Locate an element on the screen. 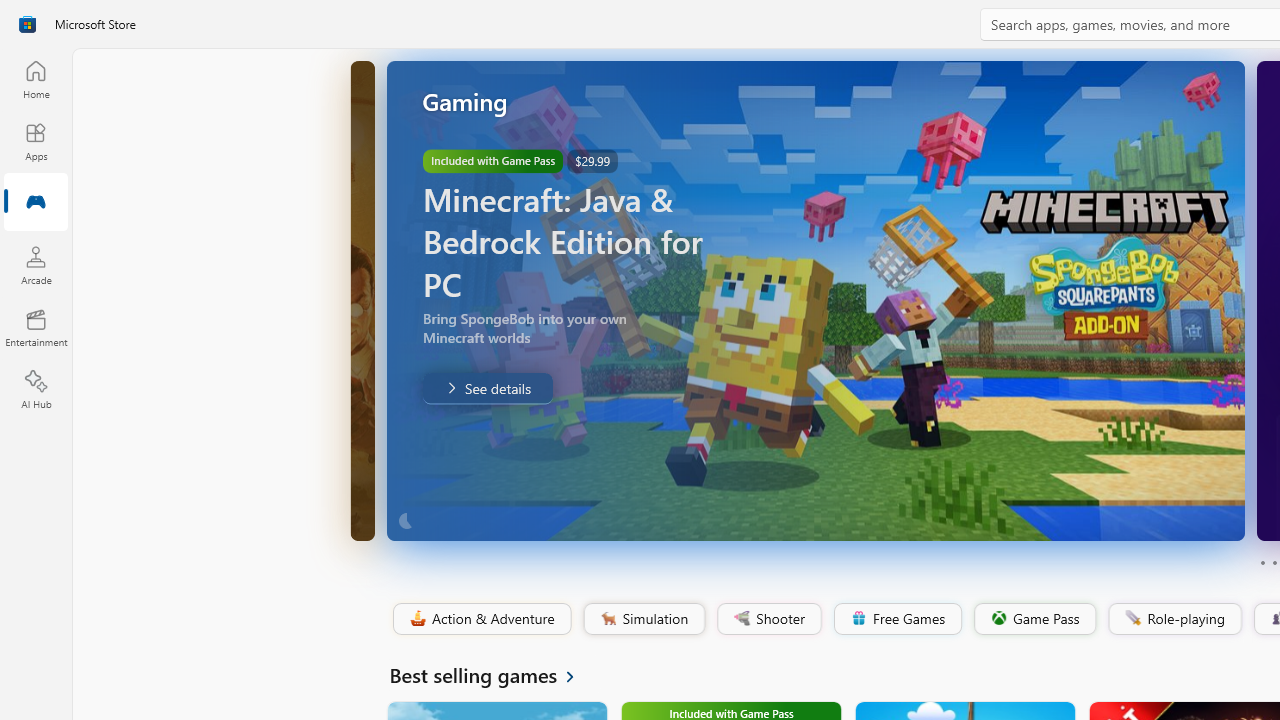 This screenshot has height=720, width=1280. 'Game Pass' is located at coordinates (1033, 618).